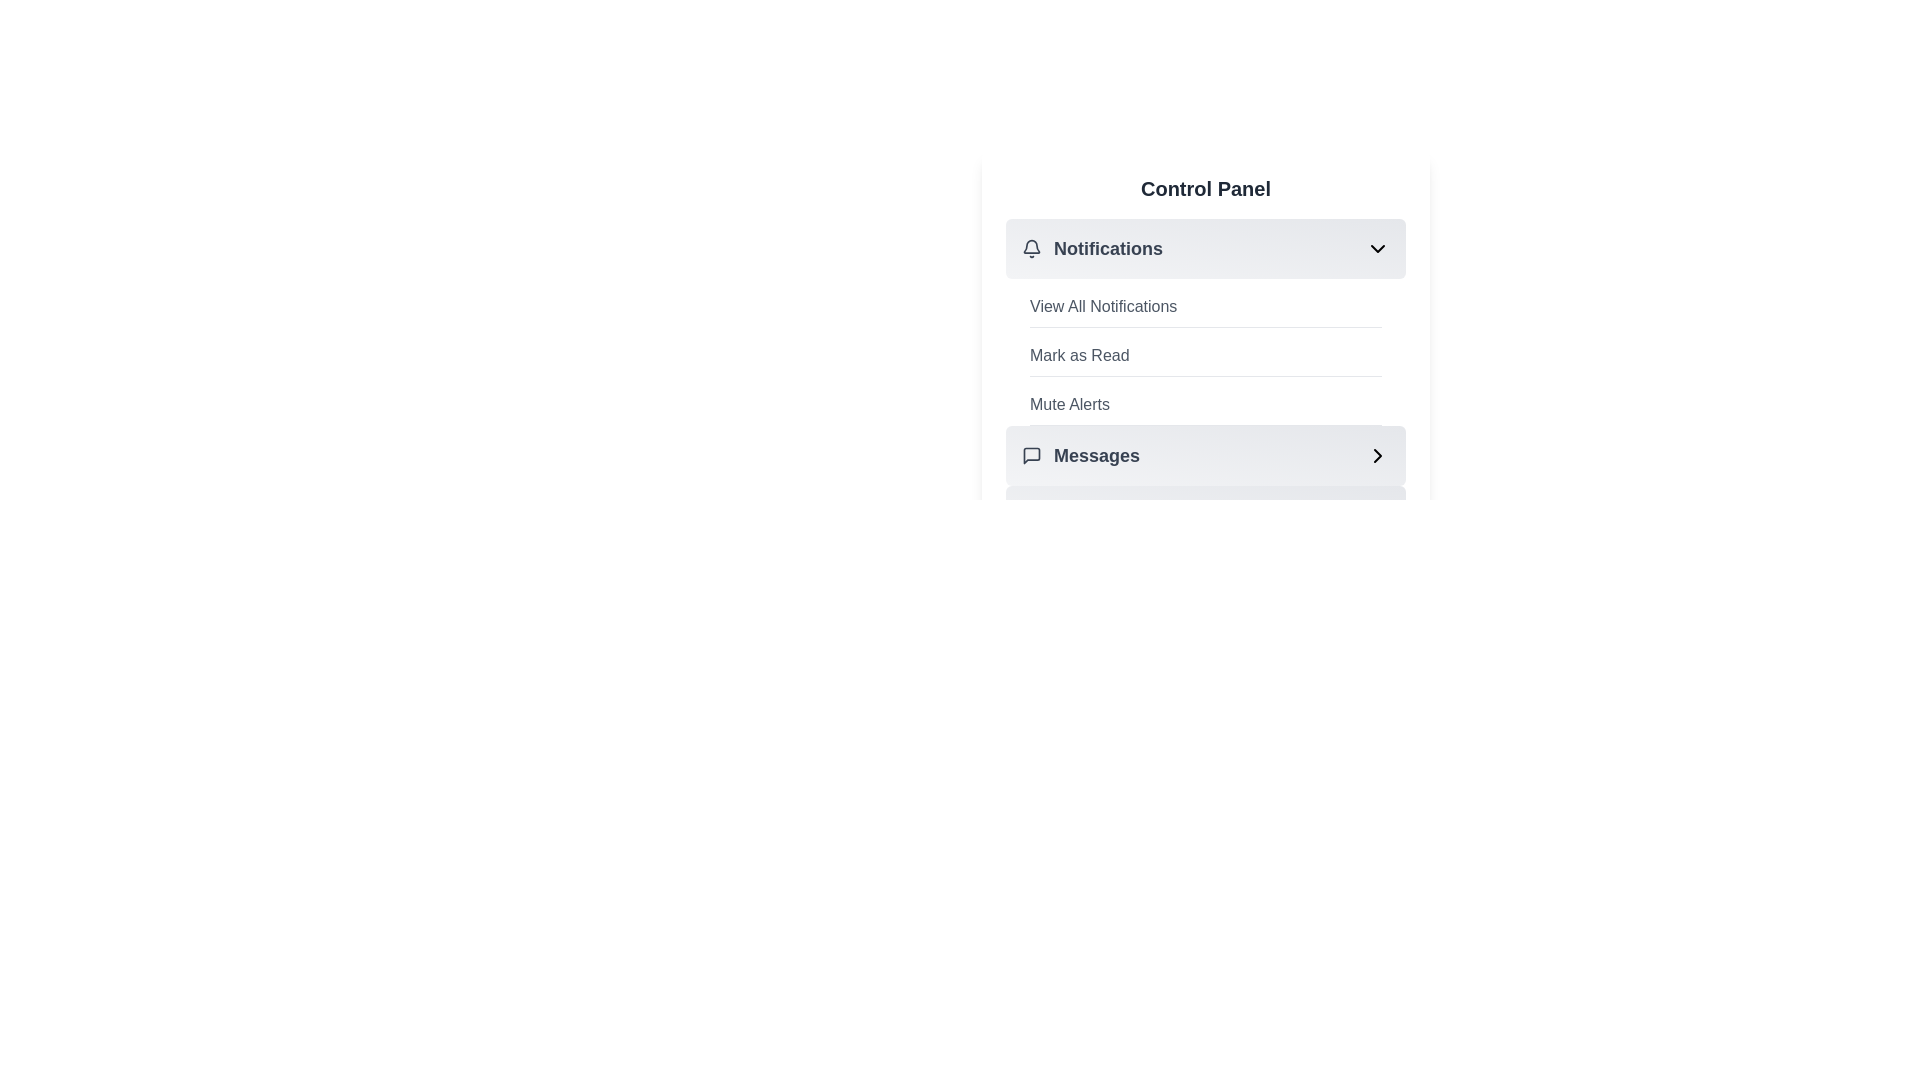  What do you see at coordinates (1204, 248) in the screenshot?
I see `the dropdown button to manage notifications, which is the first and most prominent item in the group located at the top of the section` at bounding box center [1204, 248].